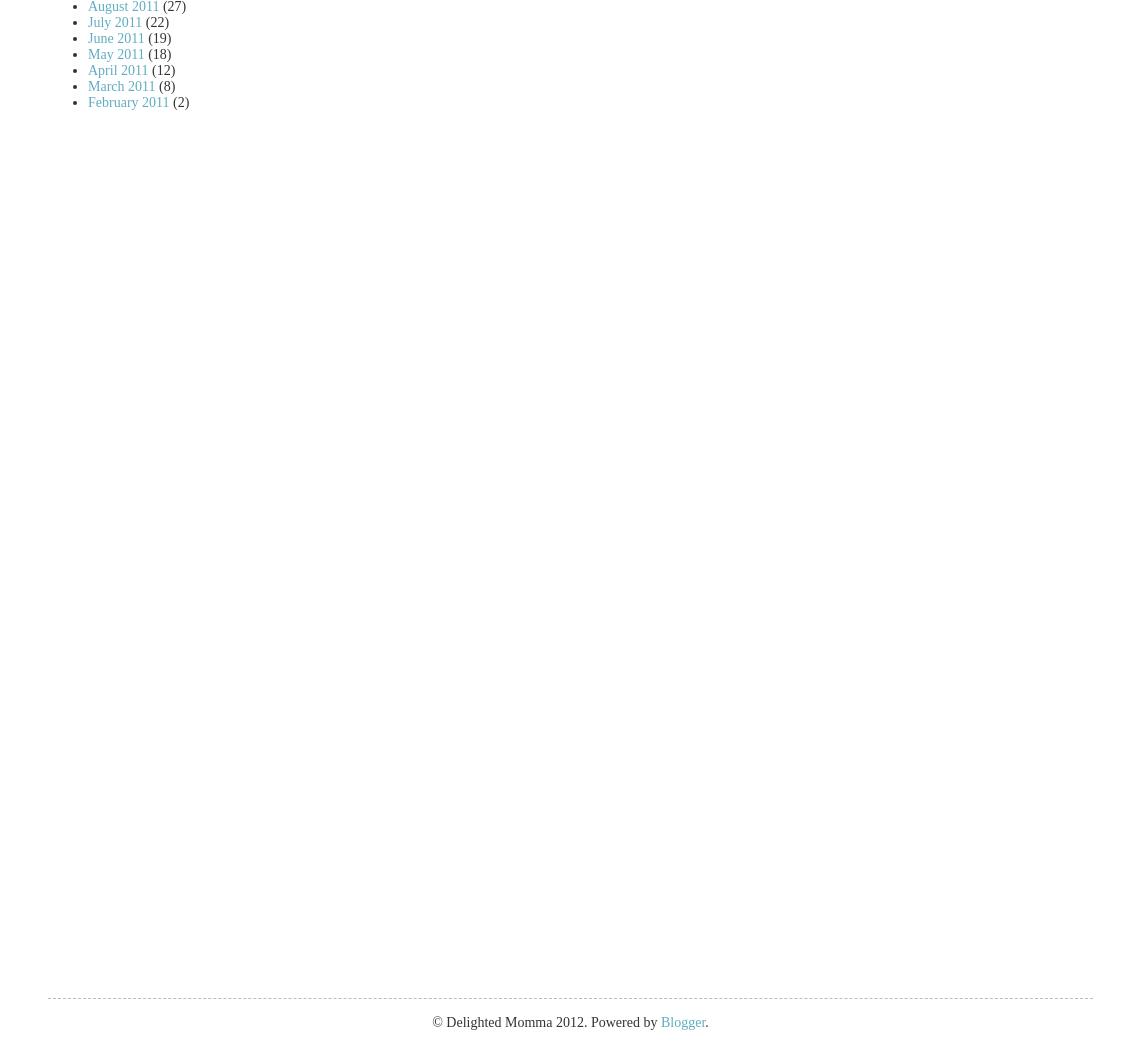 The width and height of the screenshot is (1133, 1046). What do you see at coordinates (87, 36) in the screenshot?
I see `'June 2011'` at bounding box center [87, 36].